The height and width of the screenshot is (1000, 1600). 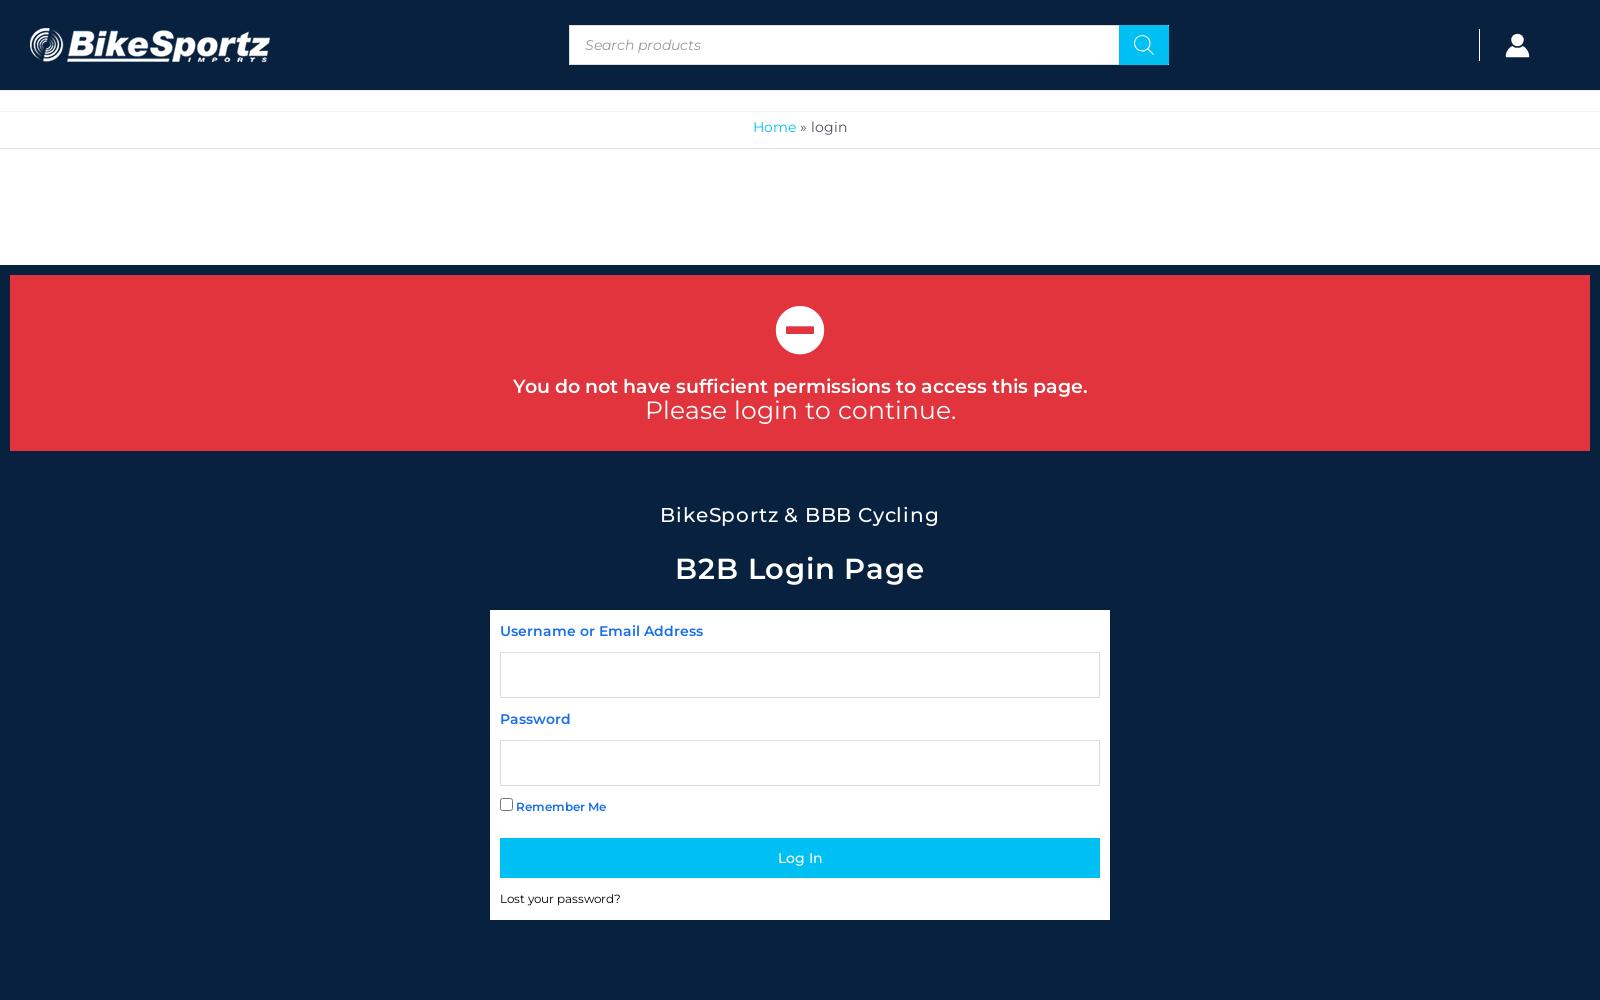 I want to click on 'Log In', so click(x=776, y=856).